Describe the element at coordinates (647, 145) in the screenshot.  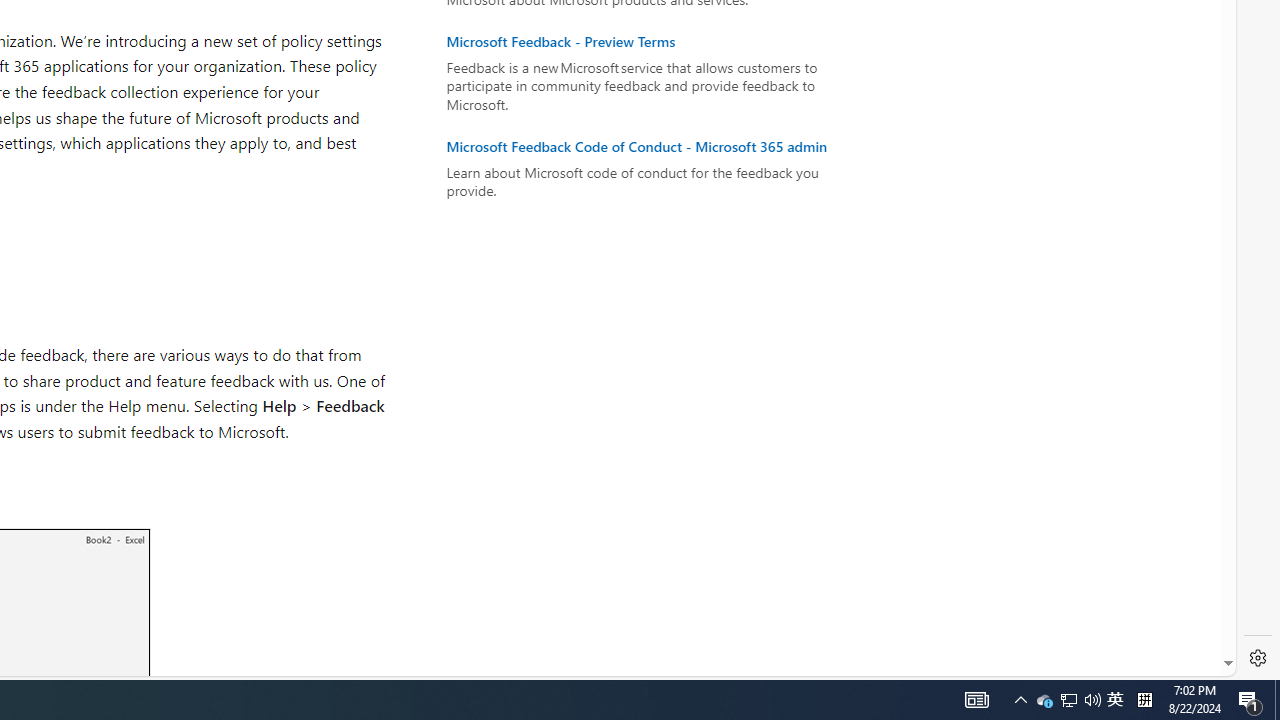
I see `'Microsoft Feedback Code of Conduct - Microsoft 365 admin'` at that location.